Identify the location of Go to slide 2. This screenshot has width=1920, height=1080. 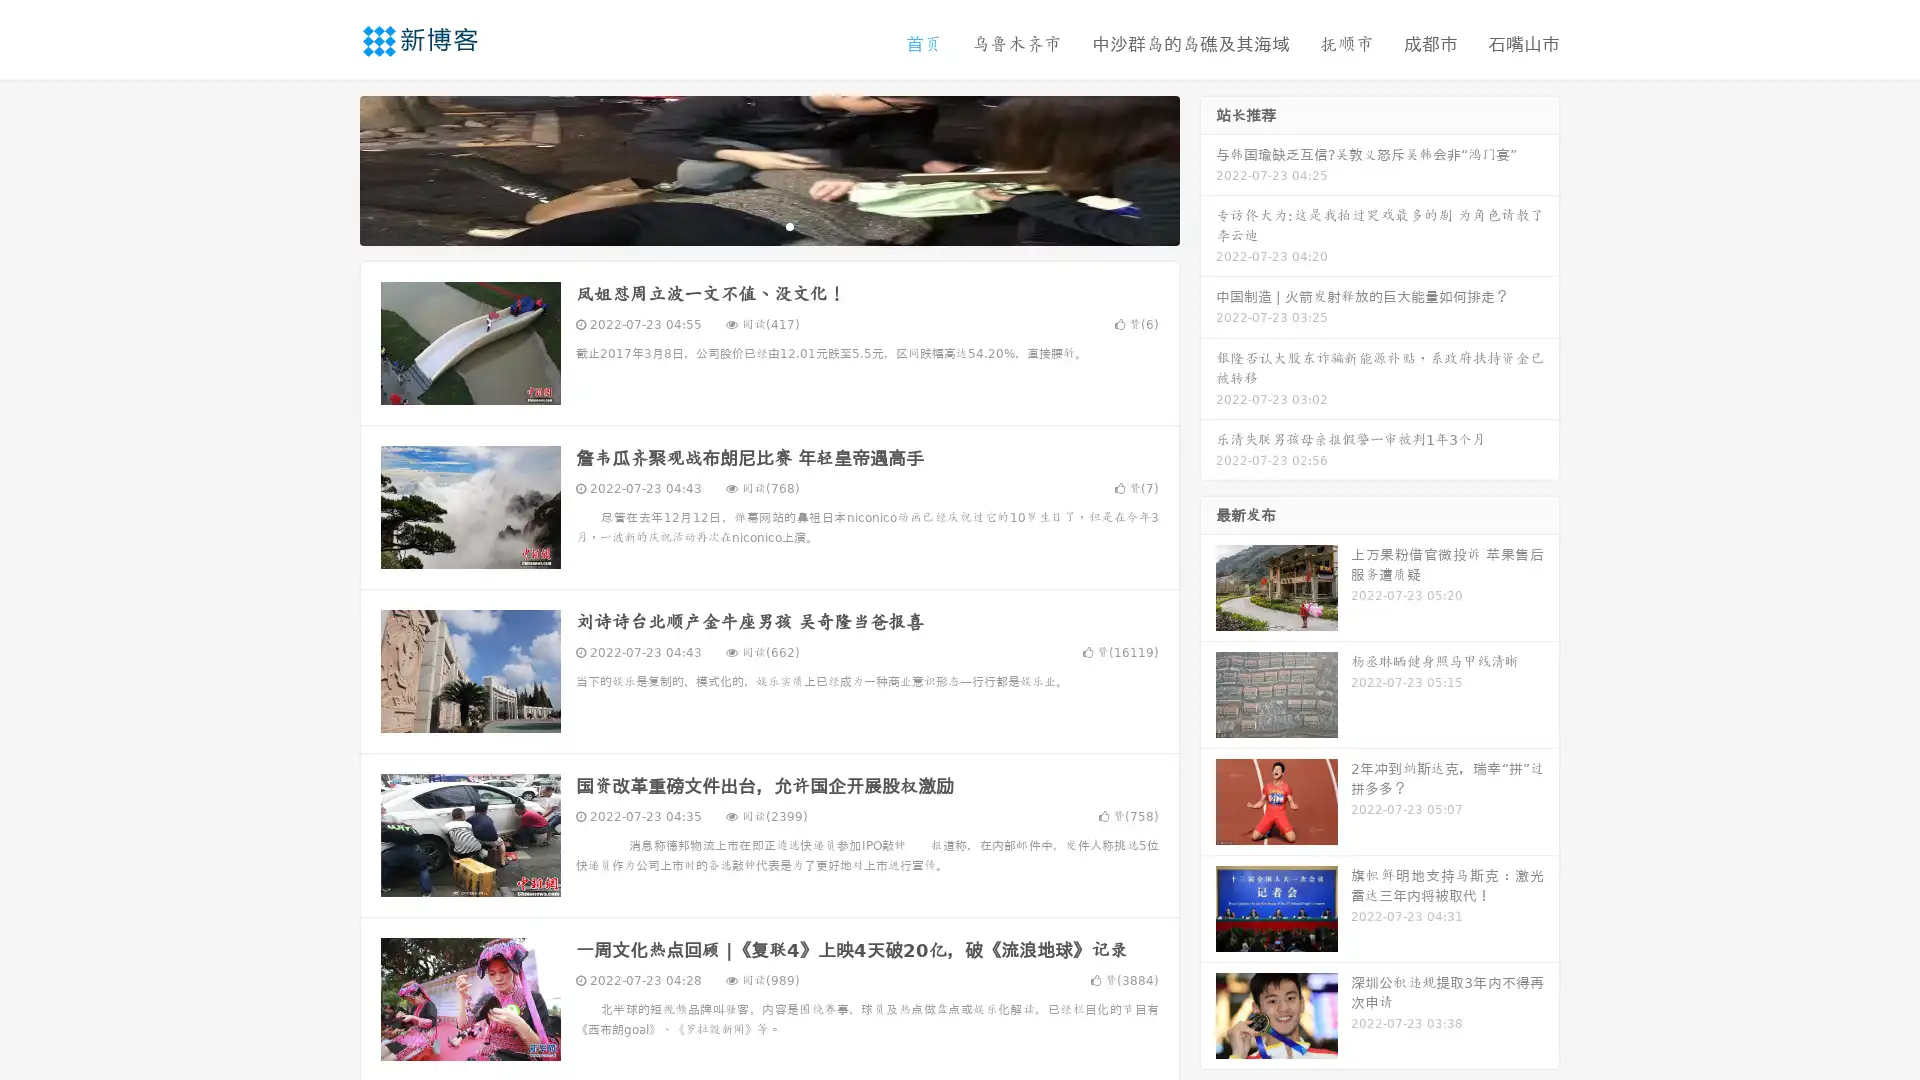
(768, 225).